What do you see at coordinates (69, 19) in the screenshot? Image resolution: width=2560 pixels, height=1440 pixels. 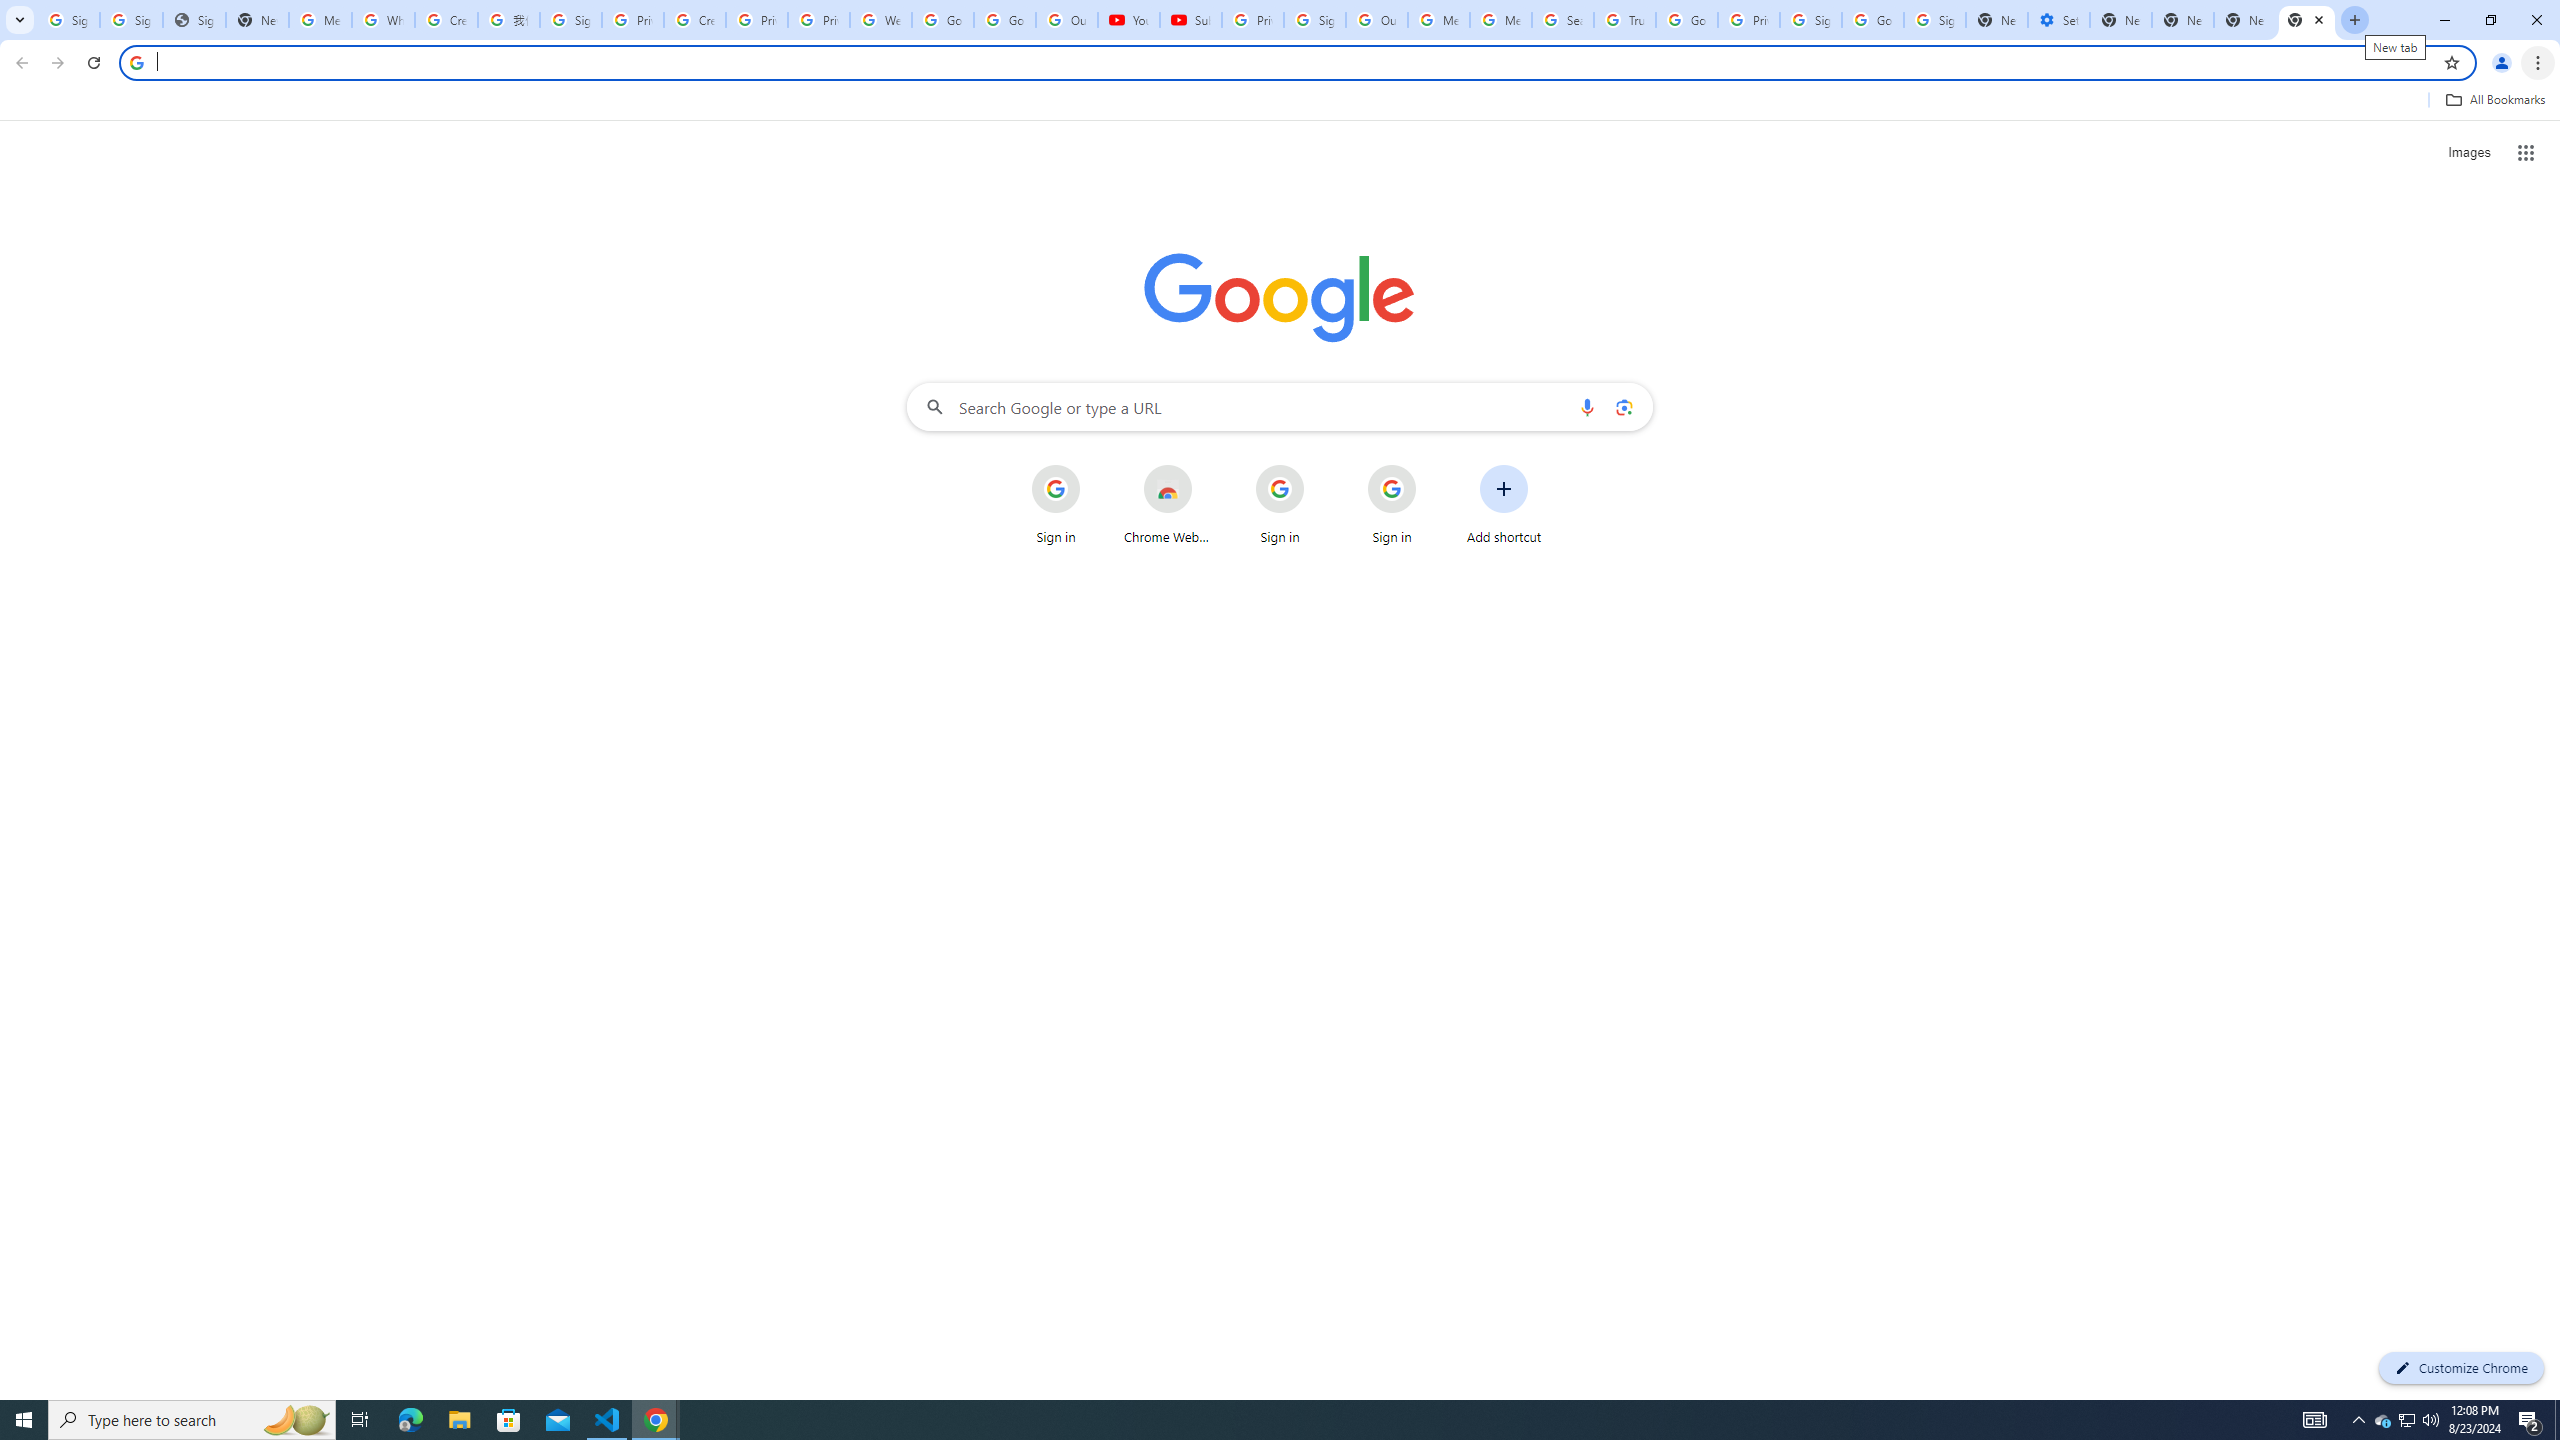 I see `'Sign in - Google Accounts'` at bounding box center [69, 19].